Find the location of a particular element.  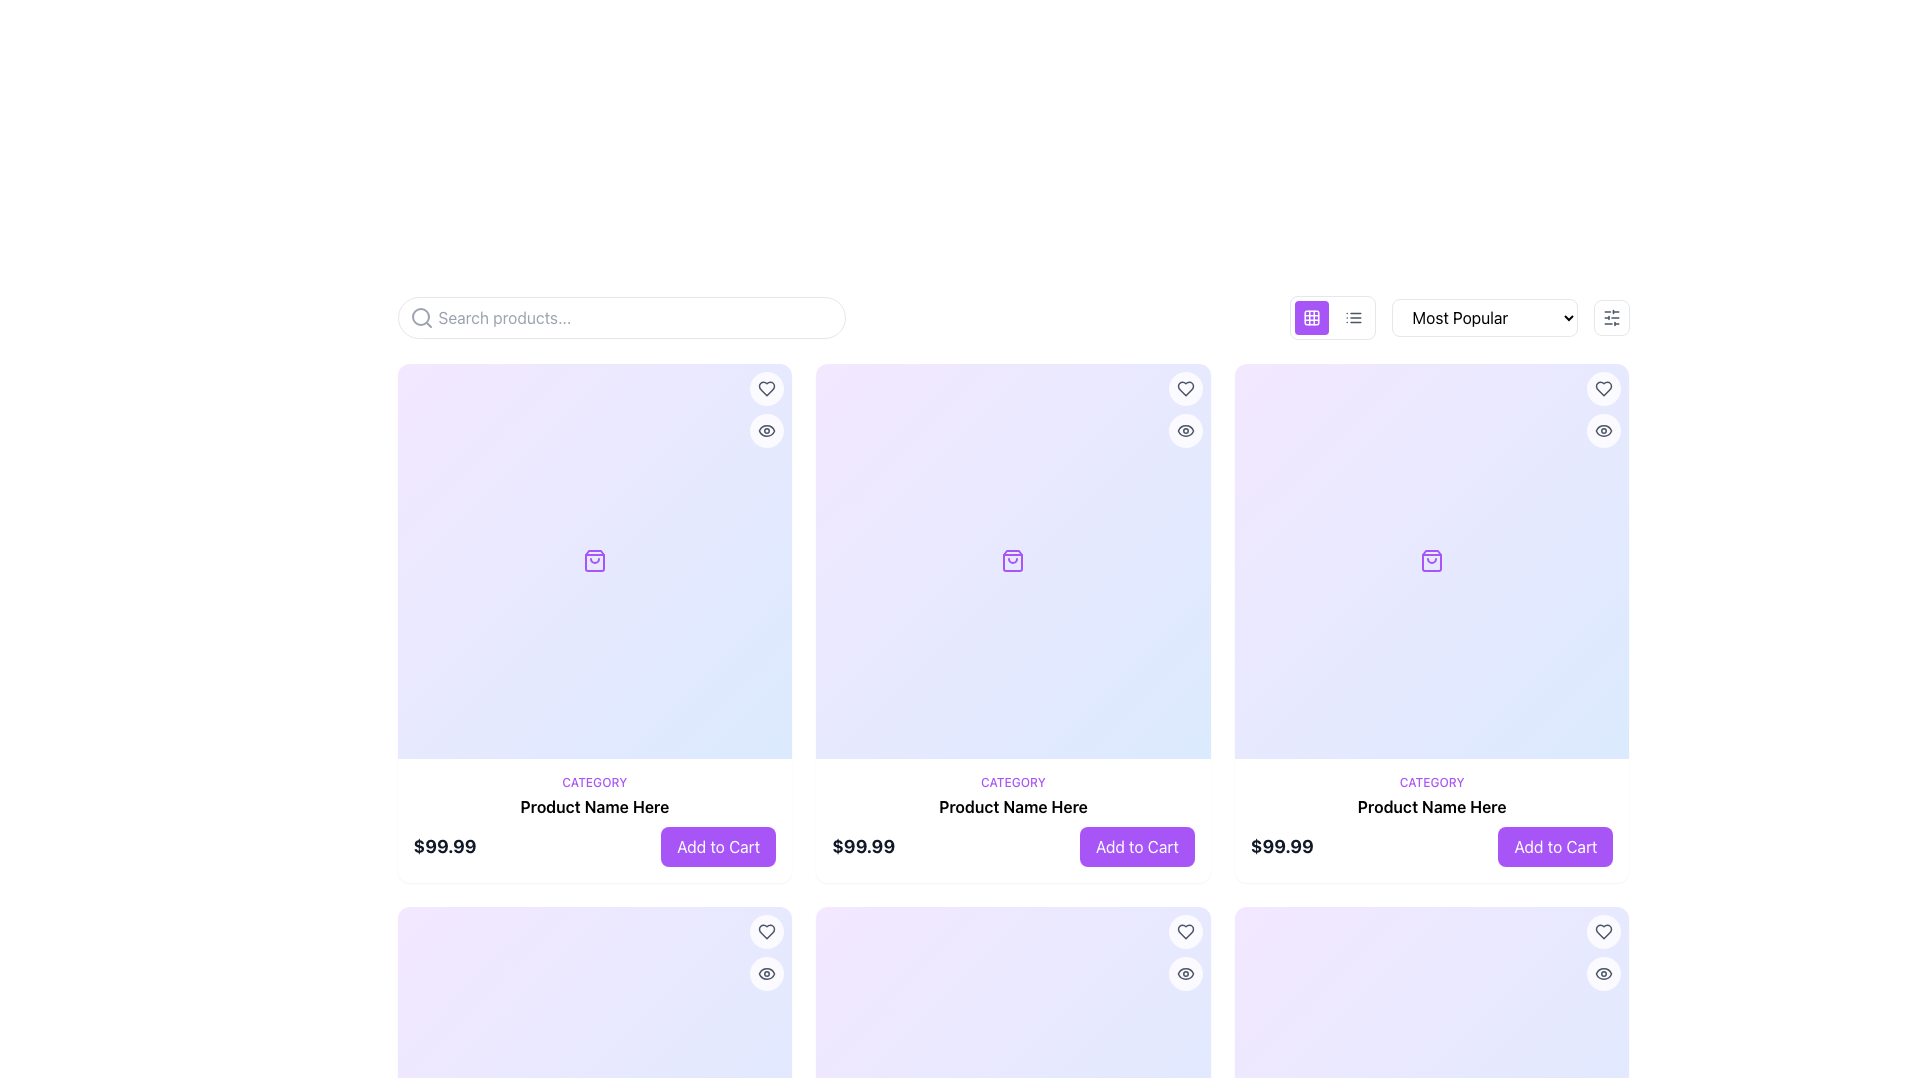

the product name text label located centrally within the card layout, positioned below the 'CATEGORY' label and above the price and 'Add to Cart' button is located at coordinates (593, 805).